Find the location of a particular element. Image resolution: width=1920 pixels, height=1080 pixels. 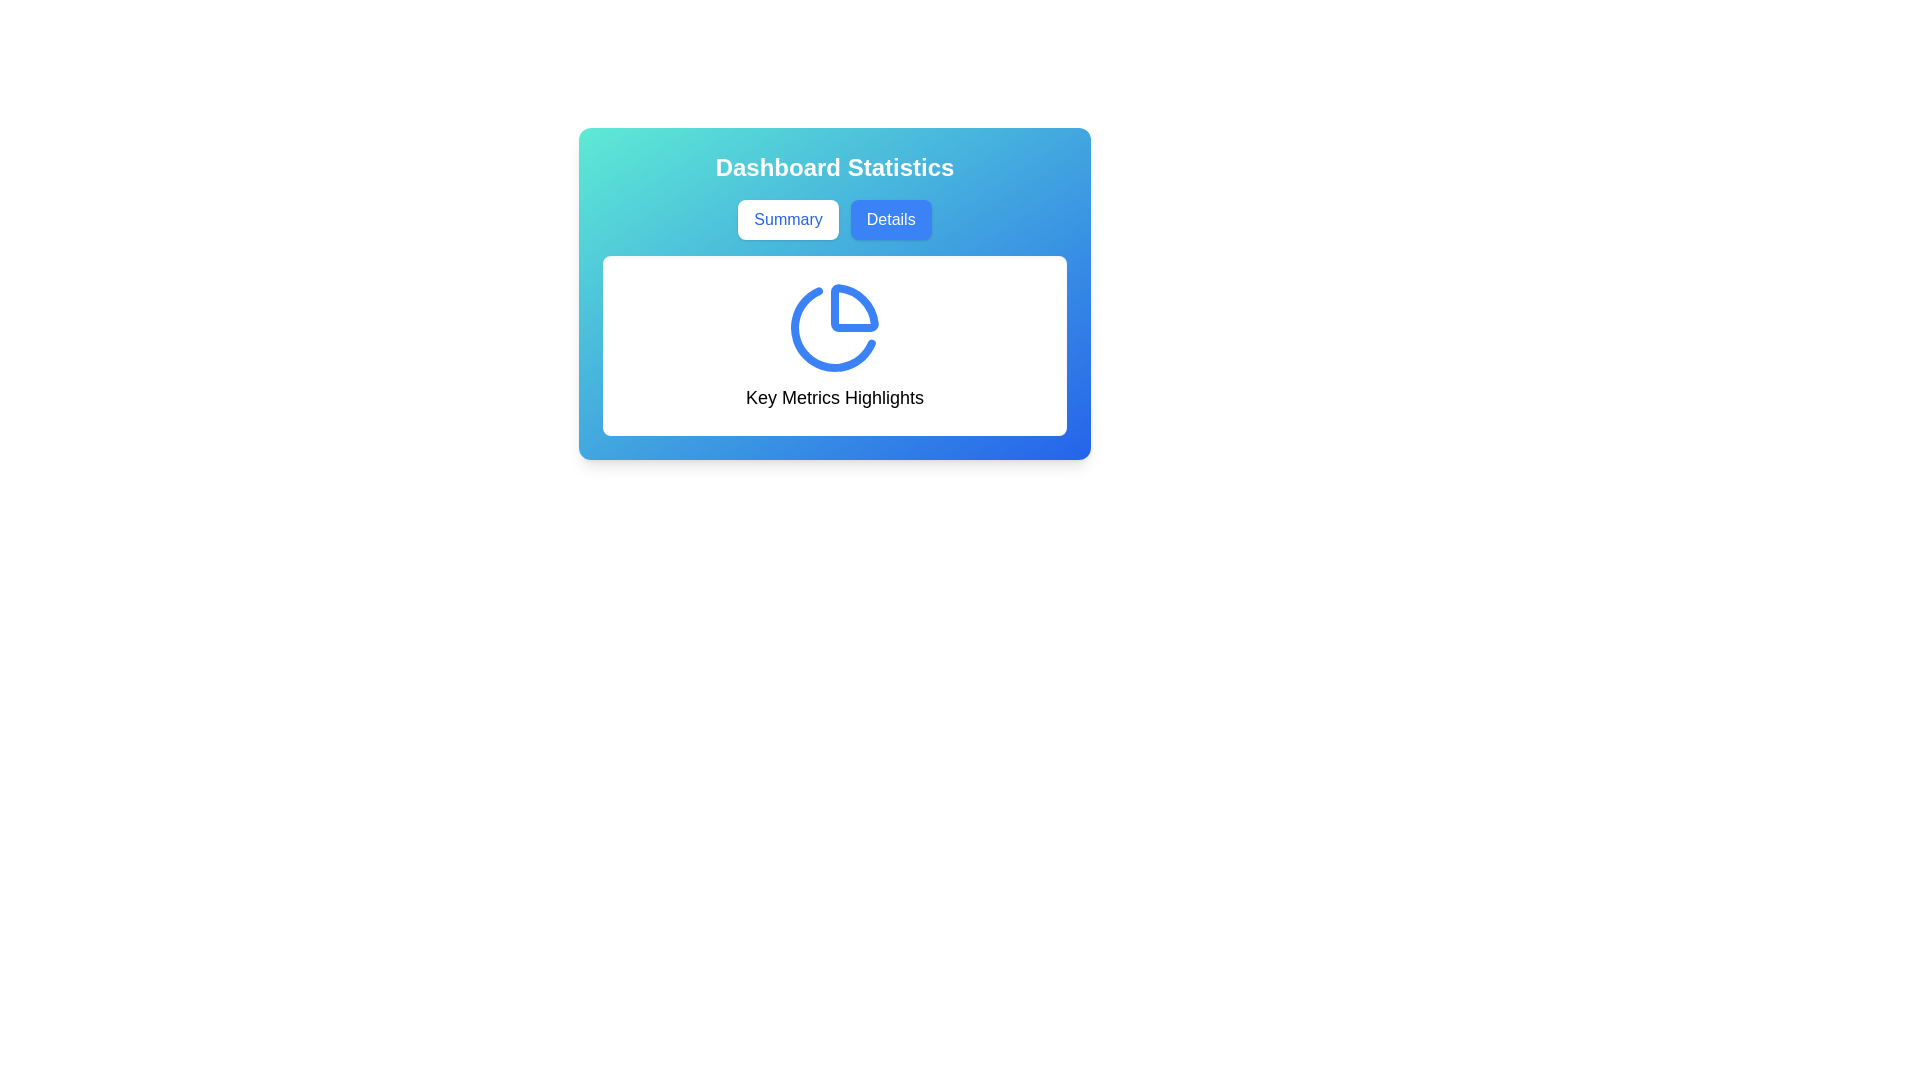

the text element that reads 'Key Metrics Highlights', which is styled with a larger font size and bold weight, located directly beneath a blue pie chart icon is located at coordinates (835, 397).